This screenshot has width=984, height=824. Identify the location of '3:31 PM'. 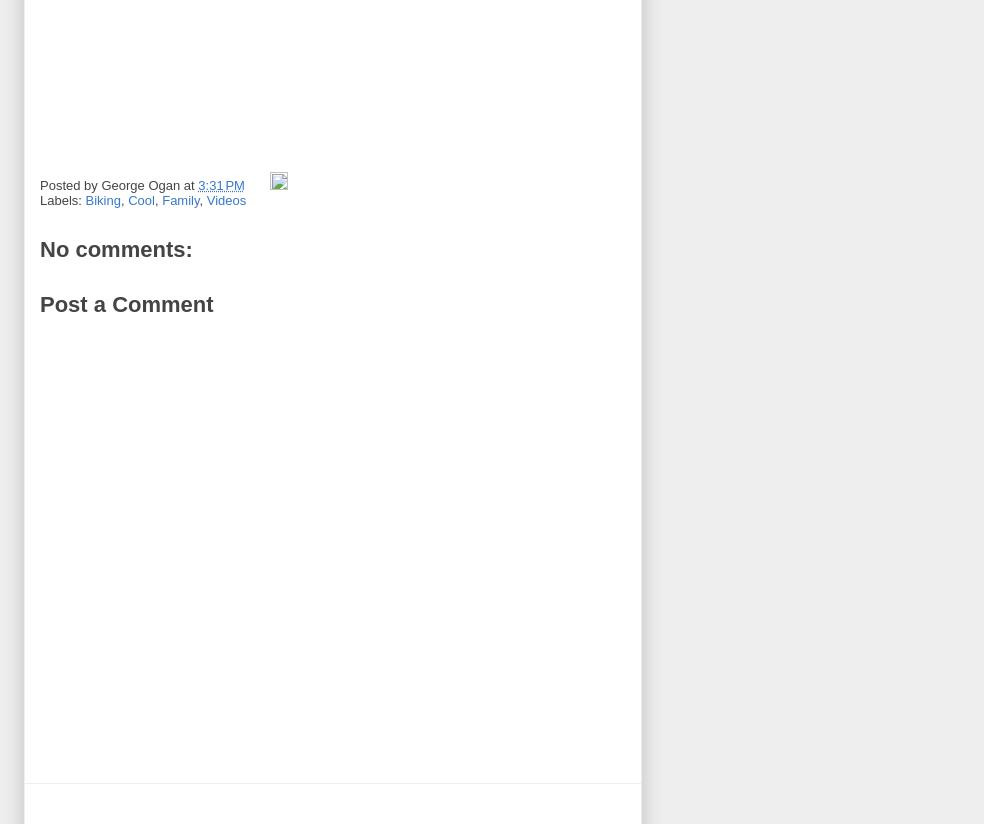
(221, 184).